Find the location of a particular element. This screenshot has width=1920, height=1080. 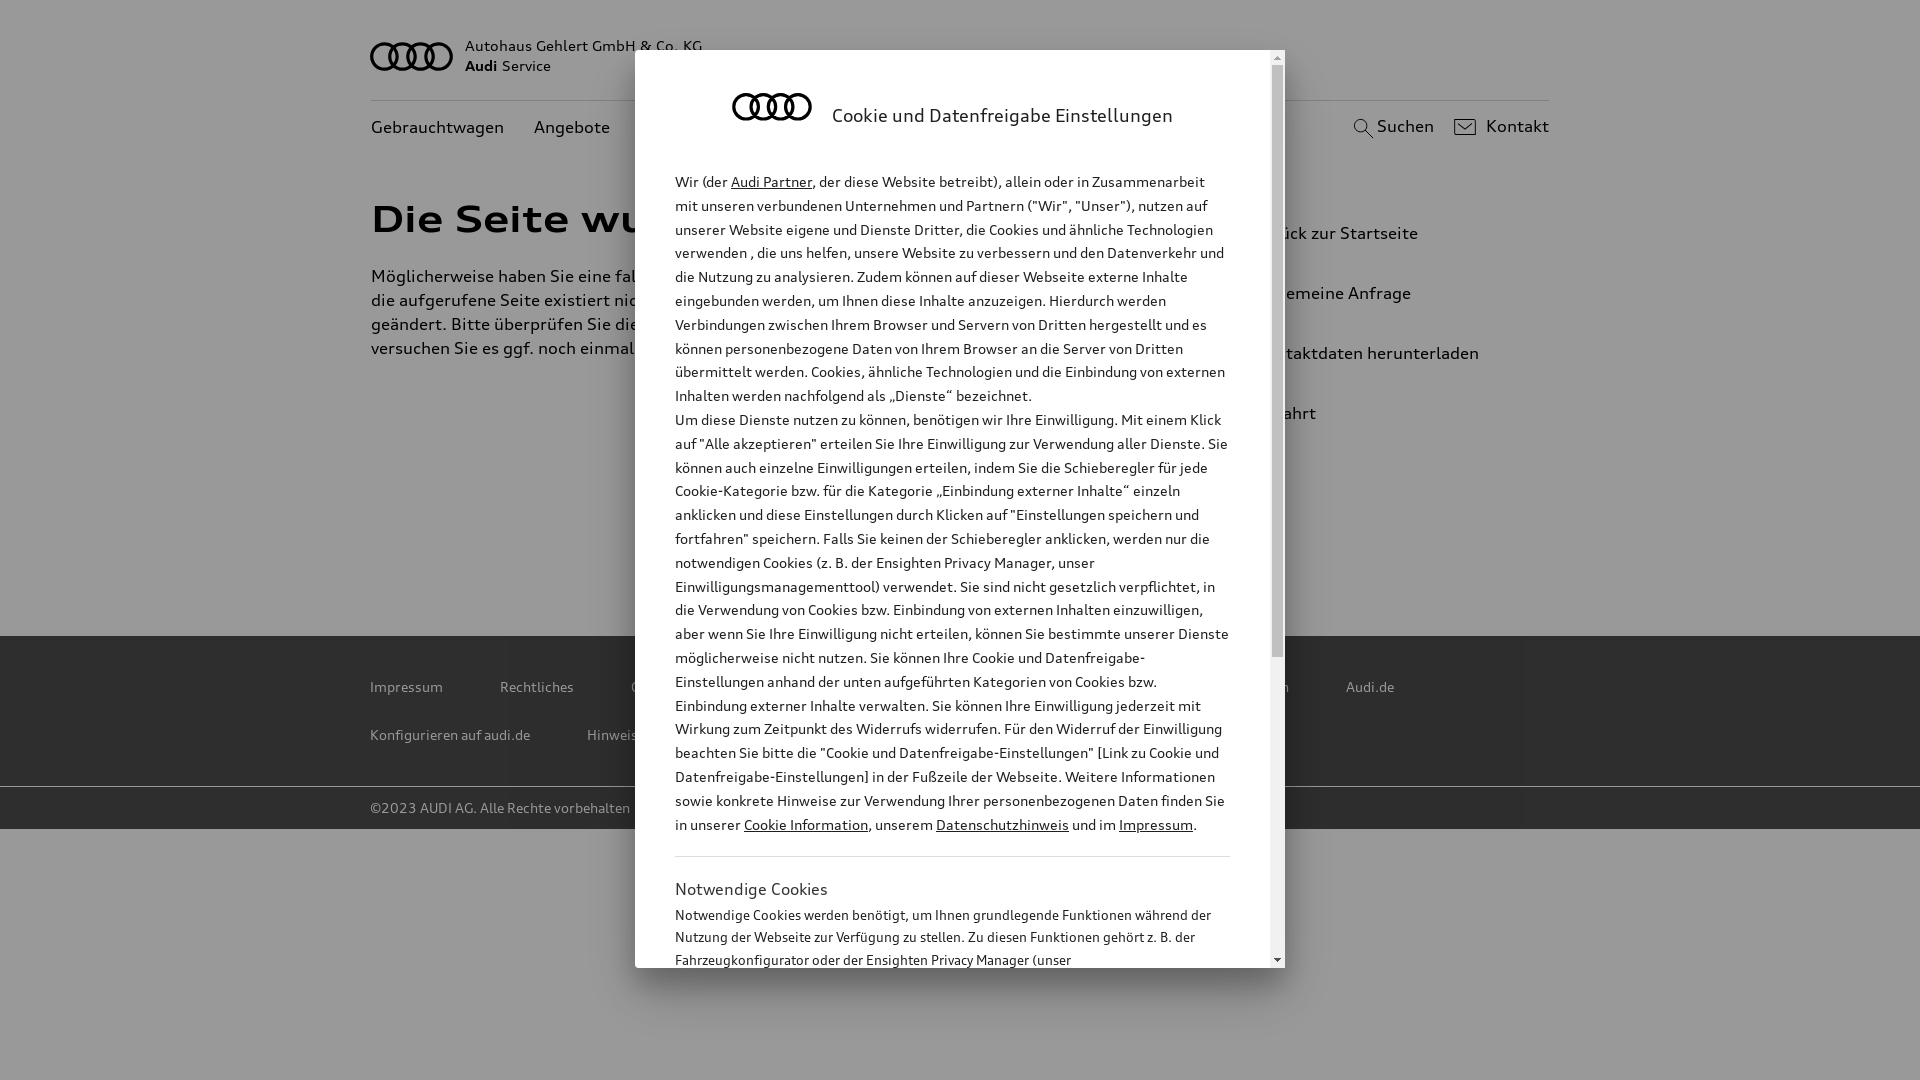

'Konfigurieren auf audi.de' is located at coordinates (449, 735).